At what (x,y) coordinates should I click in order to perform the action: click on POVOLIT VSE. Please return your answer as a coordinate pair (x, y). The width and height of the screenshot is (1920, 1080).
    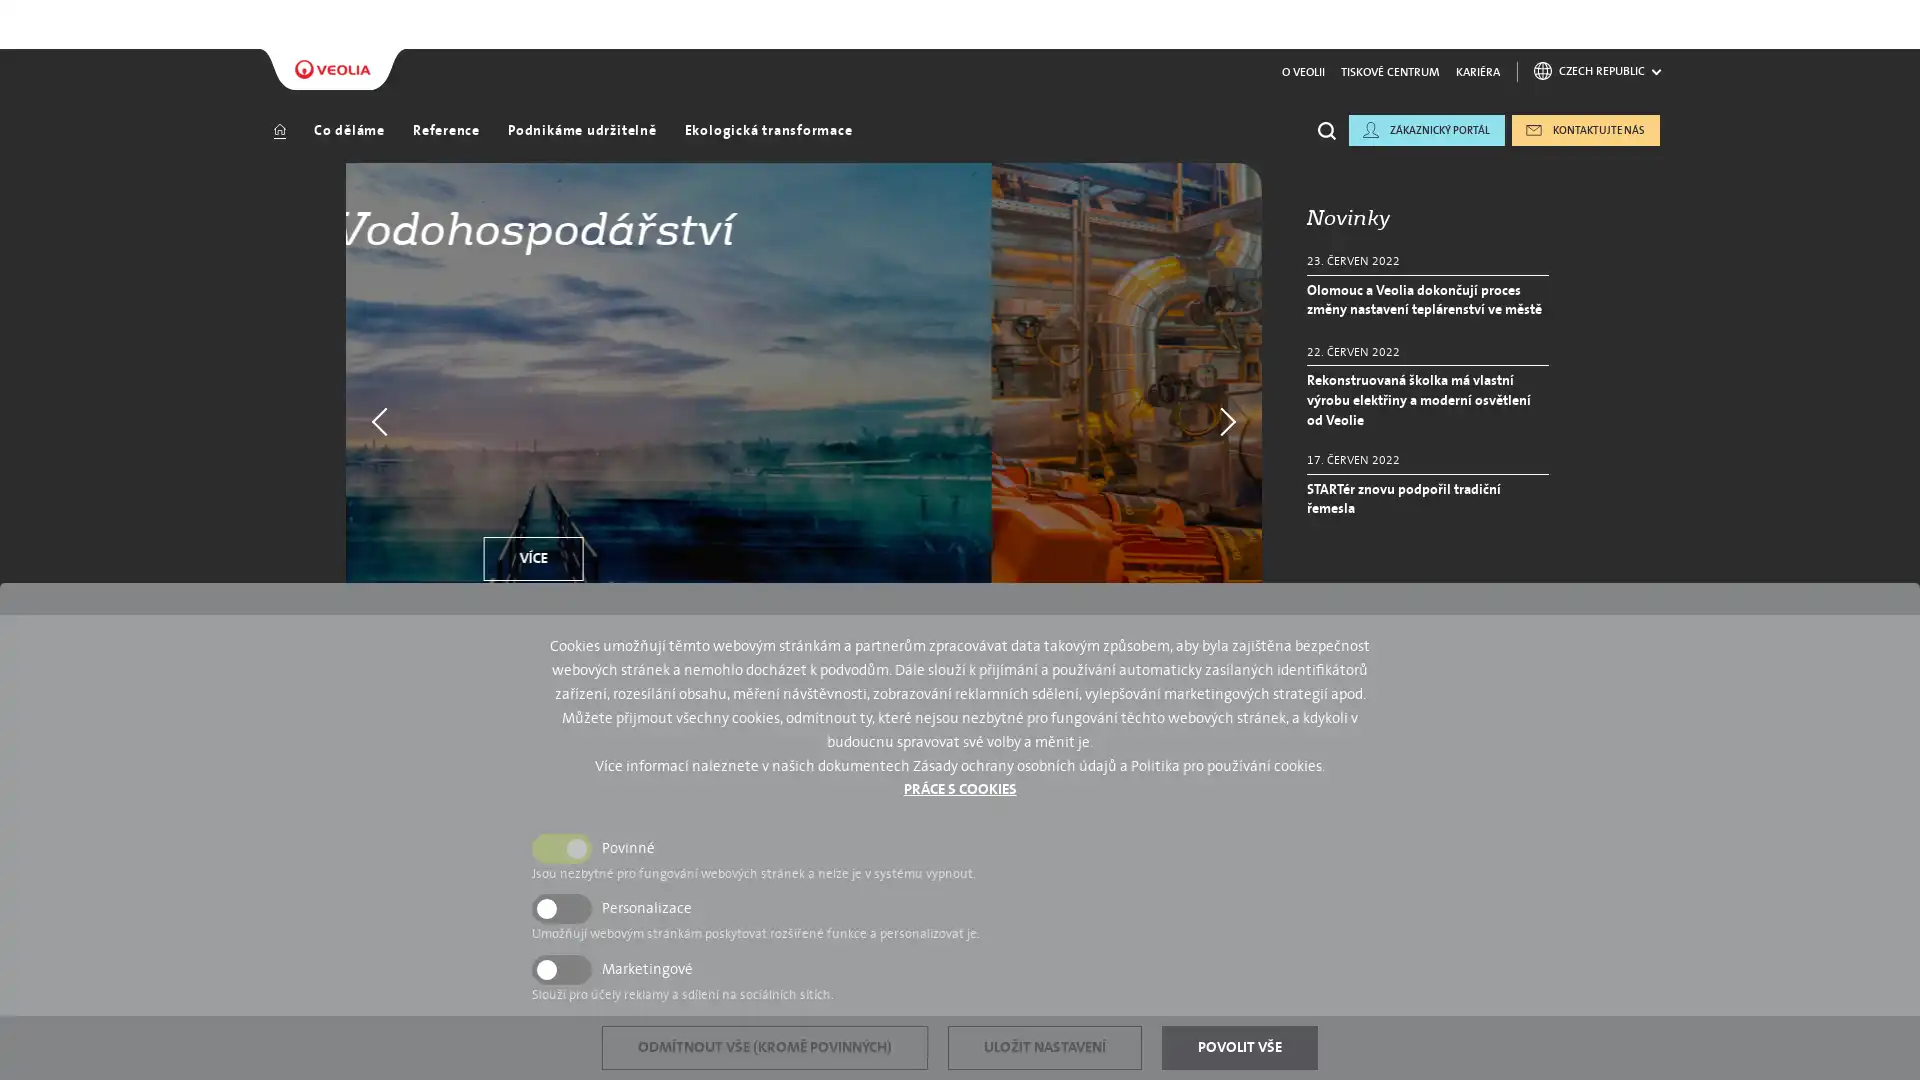
    Looking at the image, I should click on (1238, 1047).